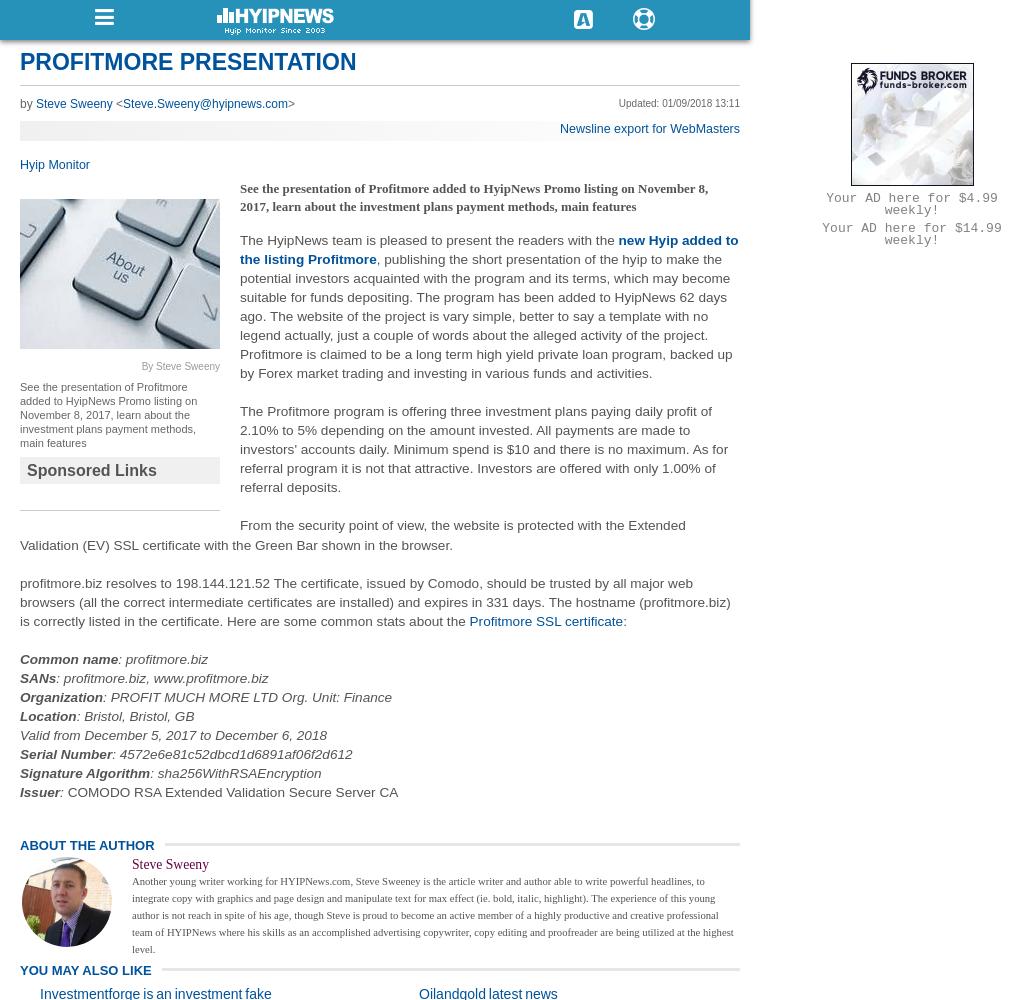  What do you see at coordinates (910, 203) in the screenshot?
I see `'Your AD here for $4.99 weekly!'` at bounding box center [910, 203].